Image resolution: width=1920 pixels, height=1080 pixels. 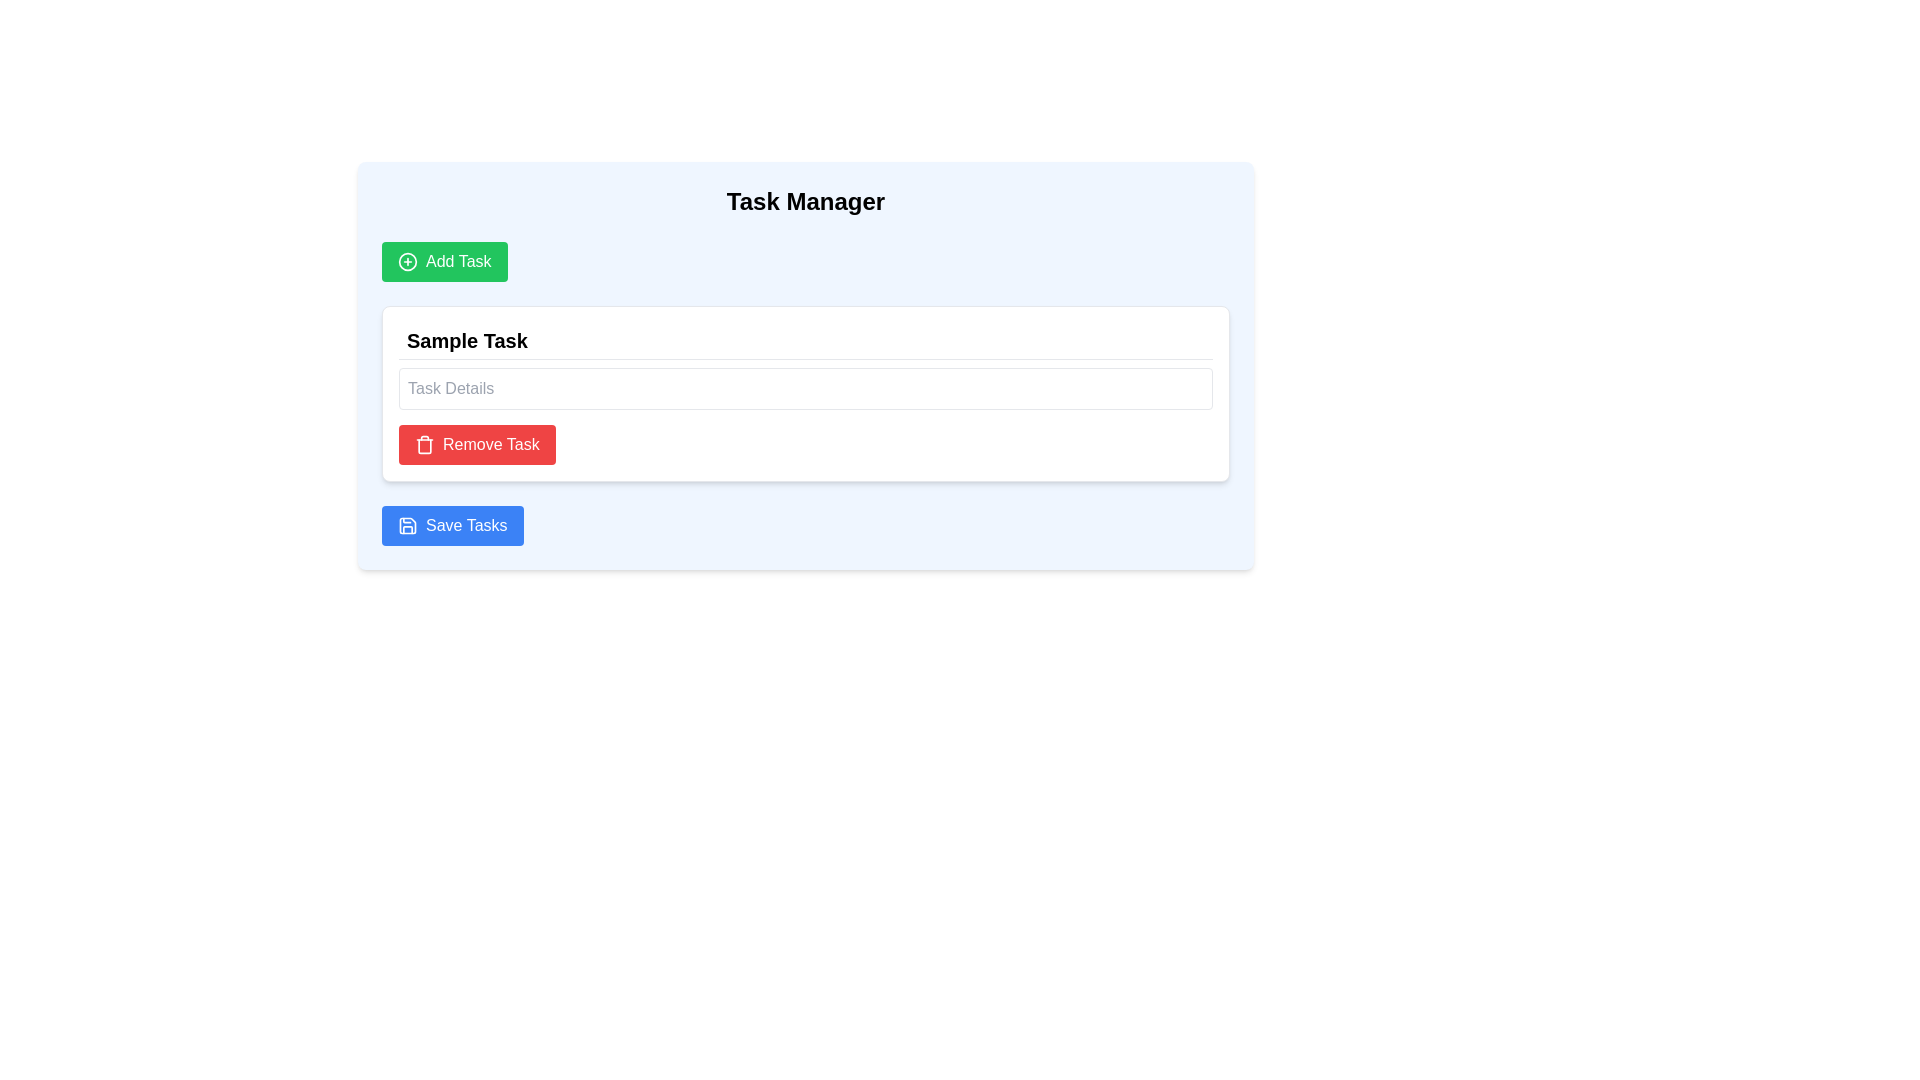 I want to click on the circular SVG icon with a plus sign, which is located within the 'Add Task' button in the top-left corner of the application interface, so click(x=407, y=261).